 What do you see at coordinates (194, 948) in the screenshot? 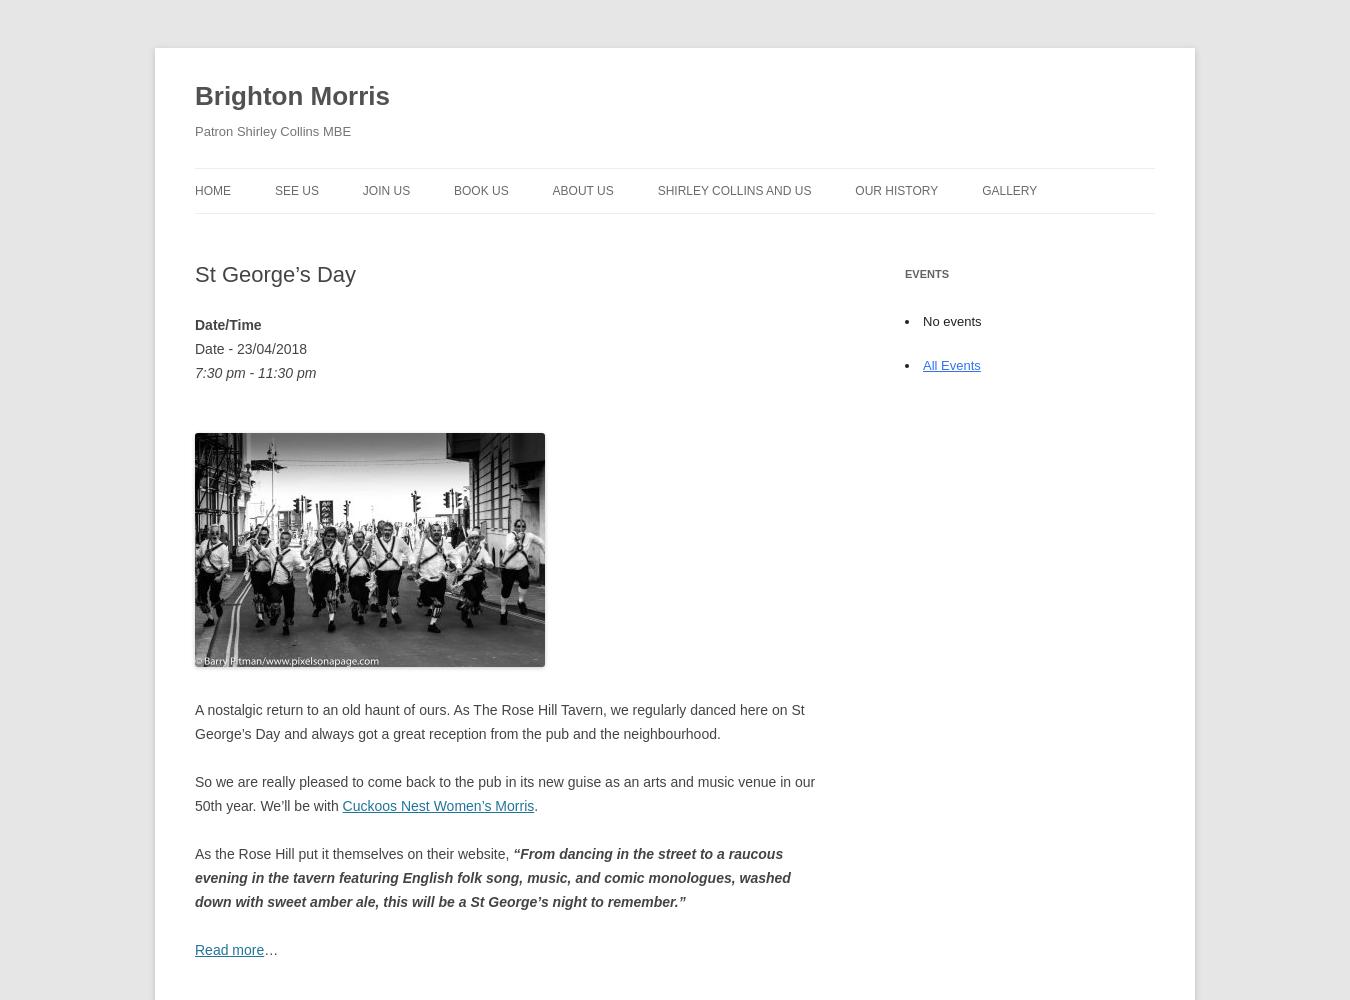
I see `'Read more'` at bounding box center [194, 948].